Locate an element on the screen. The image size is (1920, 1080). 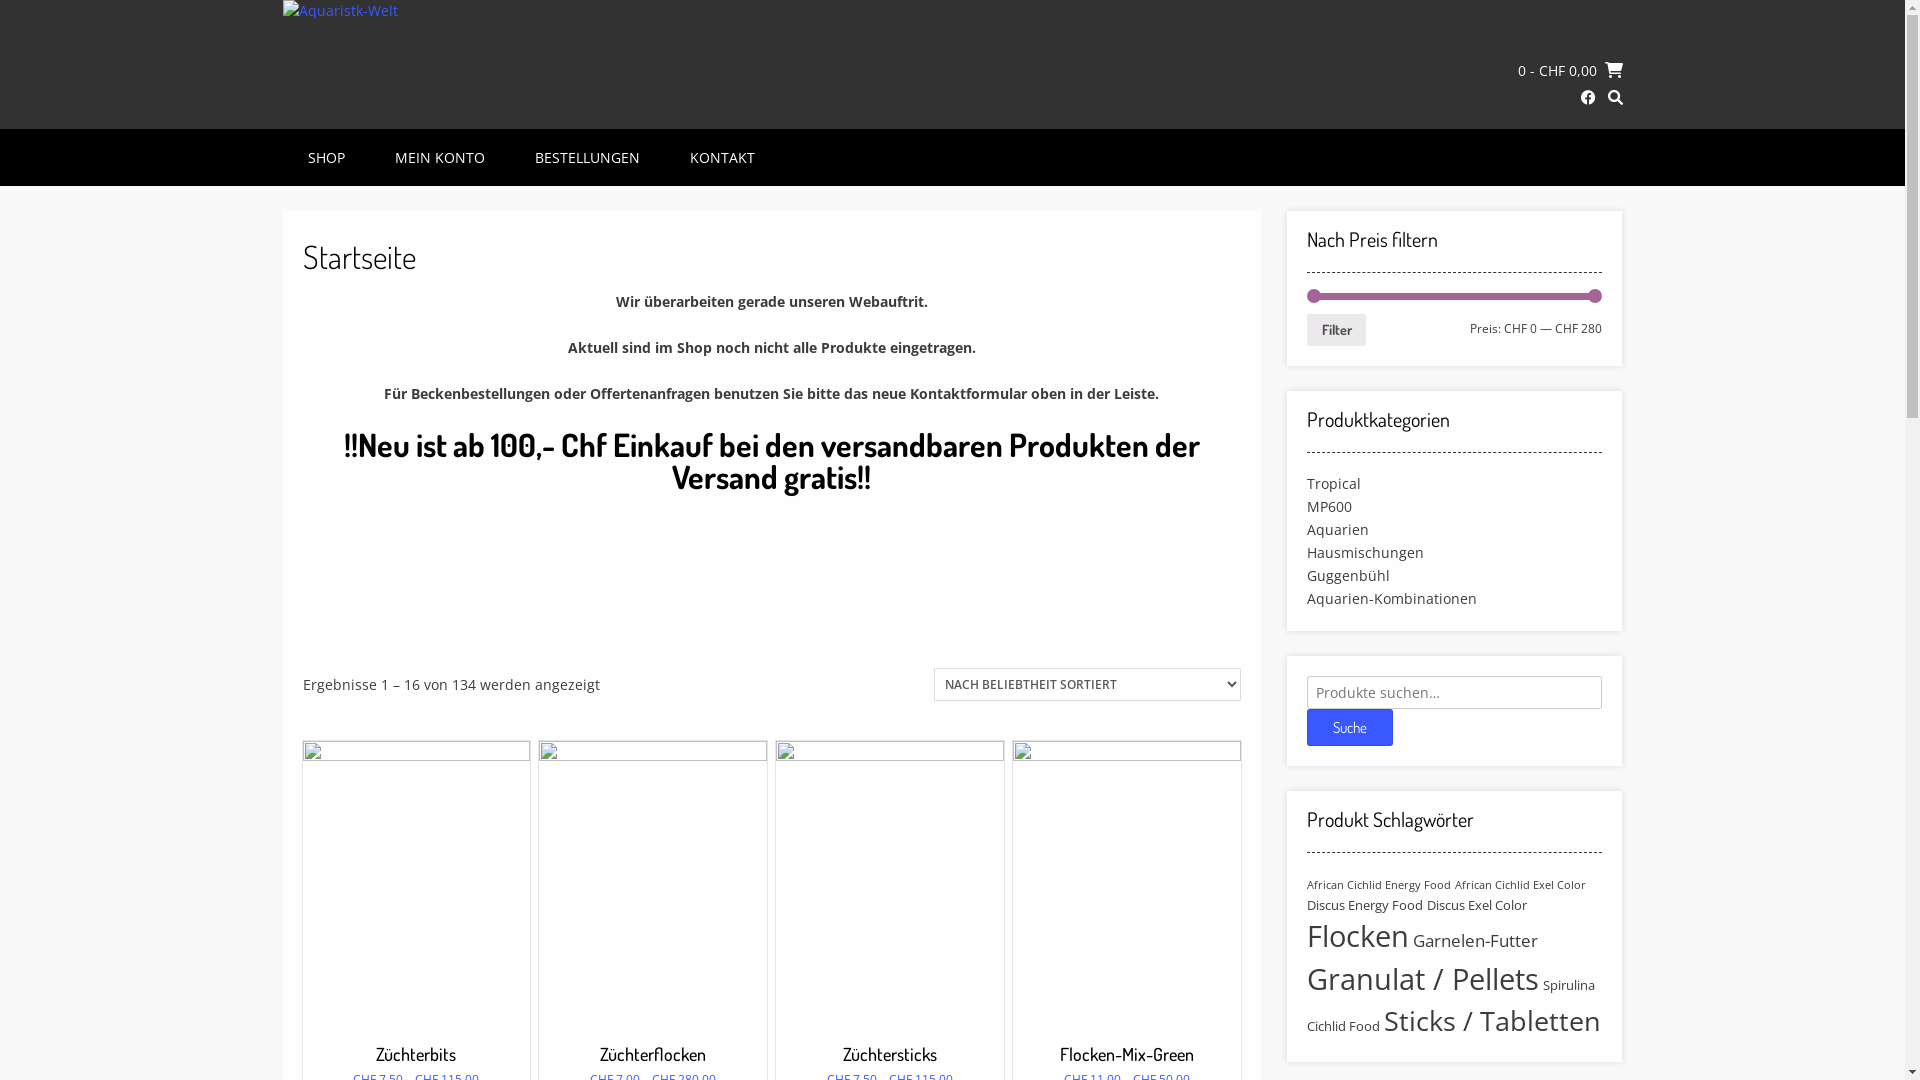
'Suche' is located at coordinates (1349, 726).